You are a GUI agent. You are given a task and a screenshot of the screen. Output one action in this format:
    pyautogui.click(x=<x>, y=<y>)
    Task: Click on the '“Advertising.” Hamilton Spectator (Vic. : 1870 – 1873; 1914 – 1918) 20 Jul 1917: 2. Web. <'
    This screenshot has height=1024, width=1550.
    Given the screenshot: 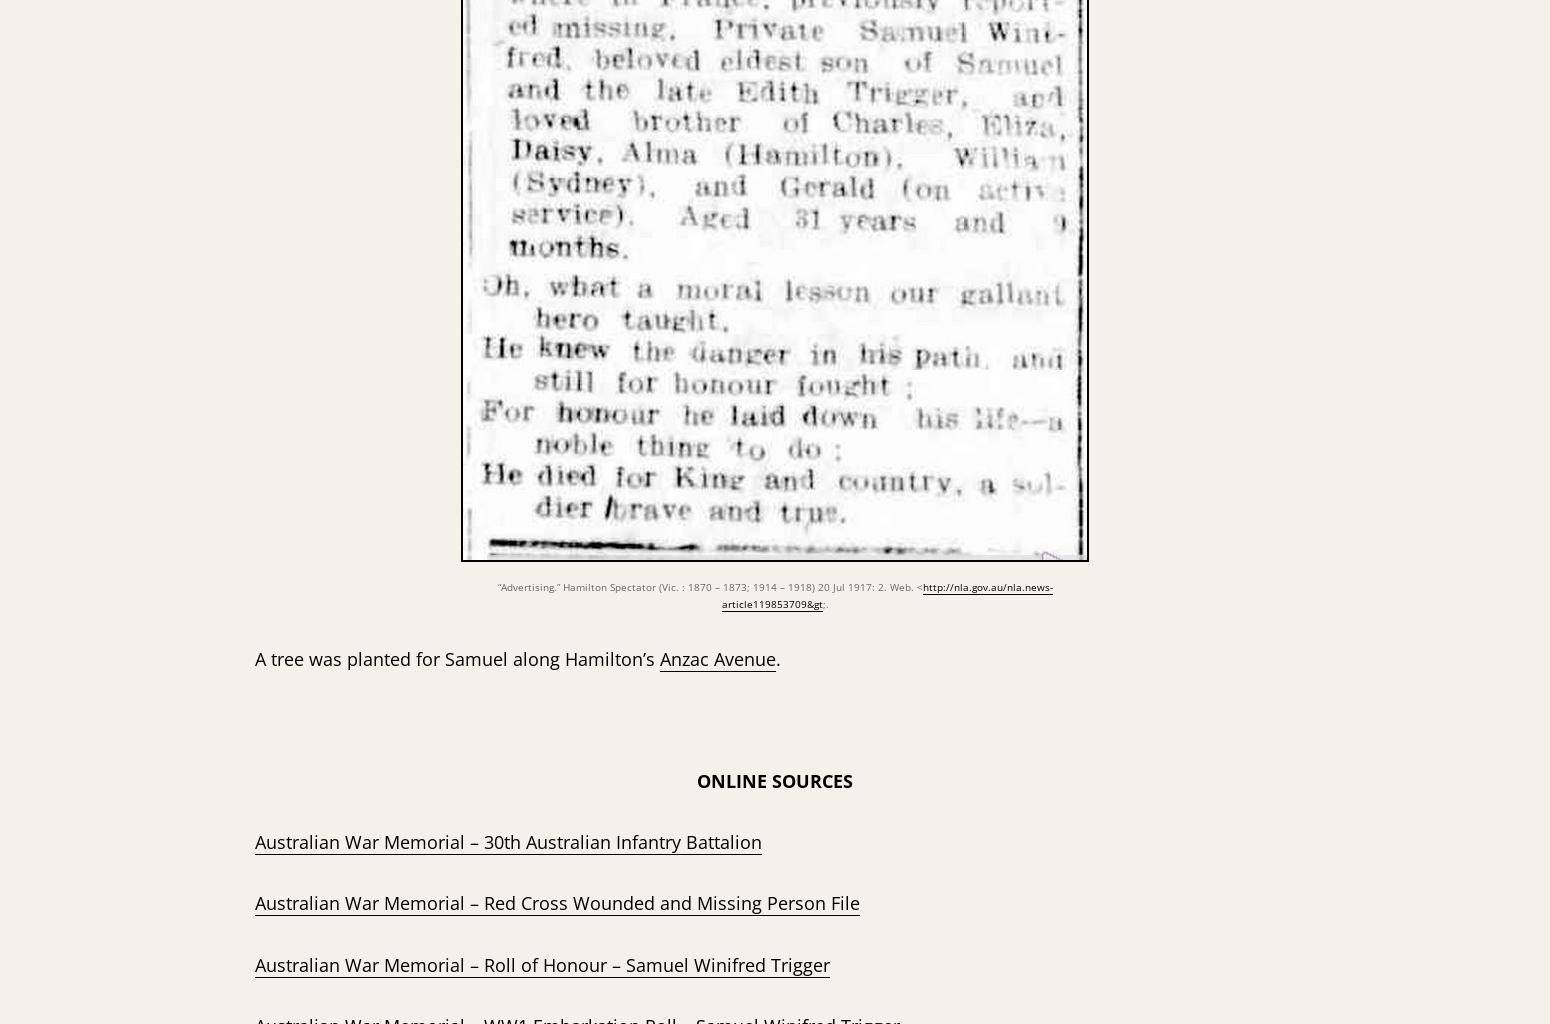 What is the action you would take?
    pyautogui.click(x=709, y=585)
    